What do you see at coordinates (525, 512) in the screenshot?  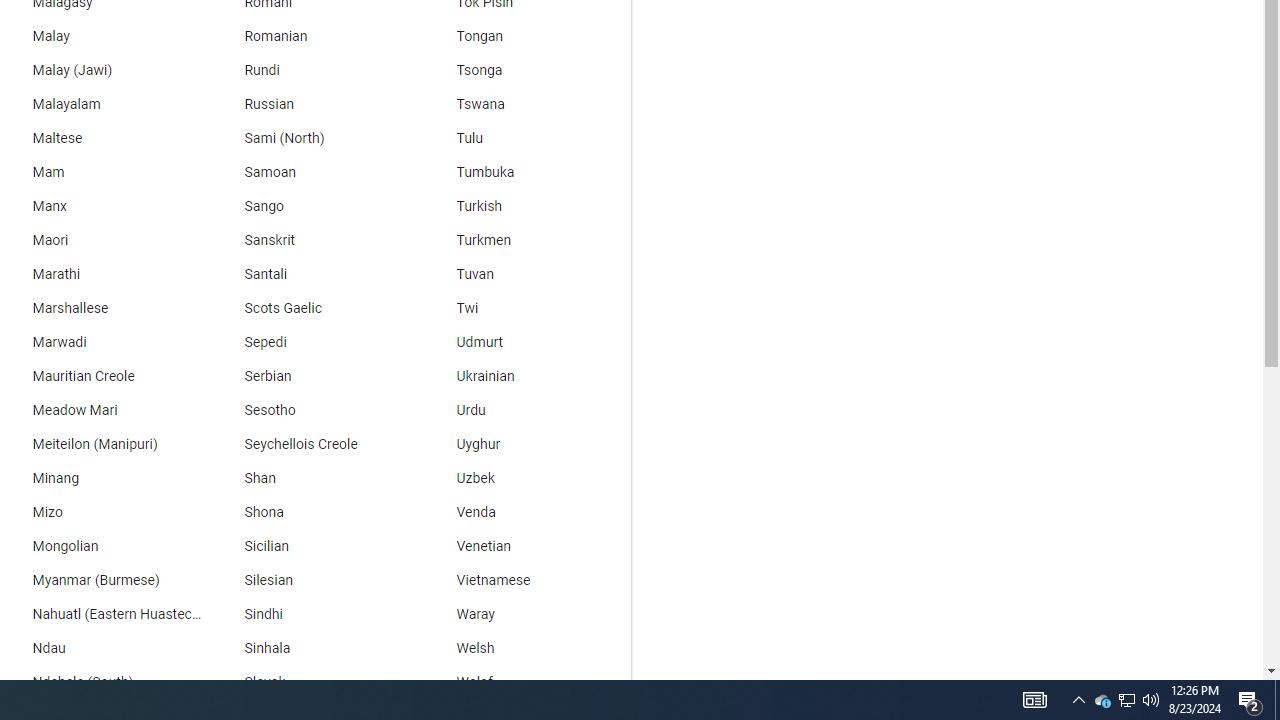 I see `'Venda'` at bounding box center [525, 512].